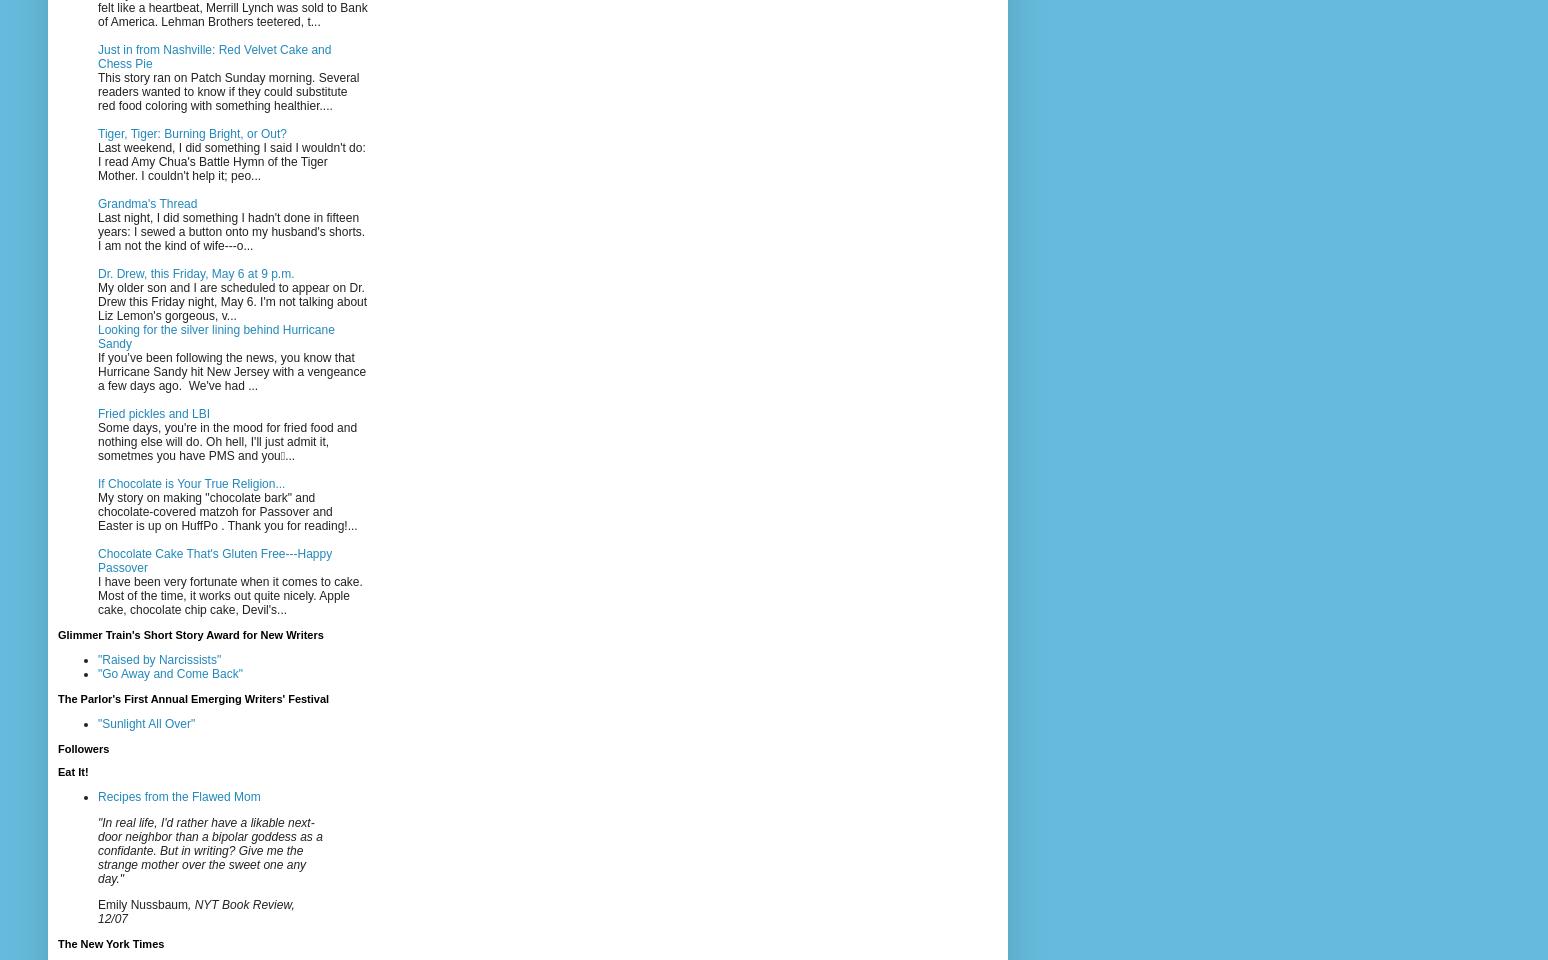 Image resolution: width=1548 pixels, height=960 pixels. What do you see at coordinates (96, 336) in the screenshot?
I see `'Looking for the silver lining behind Hurricane Sandy'` at bounding box center [96, 336].